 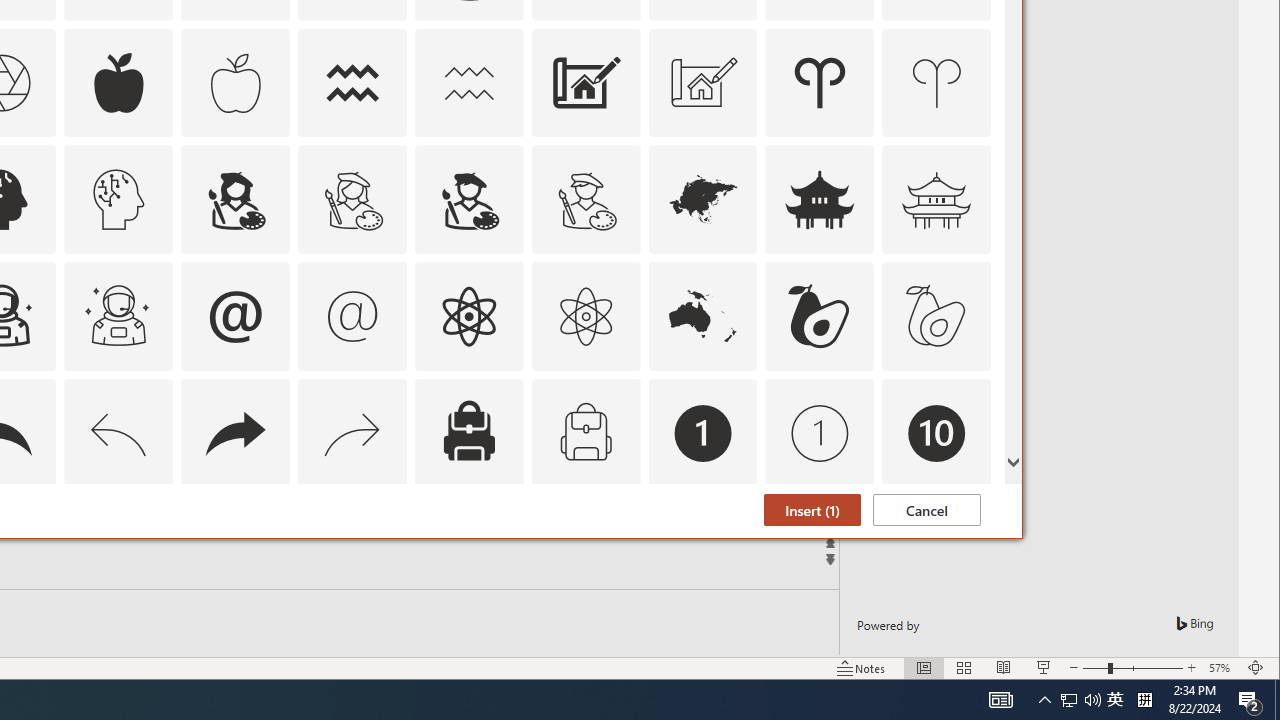 What do you see at coordinates (235, 81) in the screenshot?
I see `'AutomationID: Icons_Apple_M'` at bounding box center [235, 81].